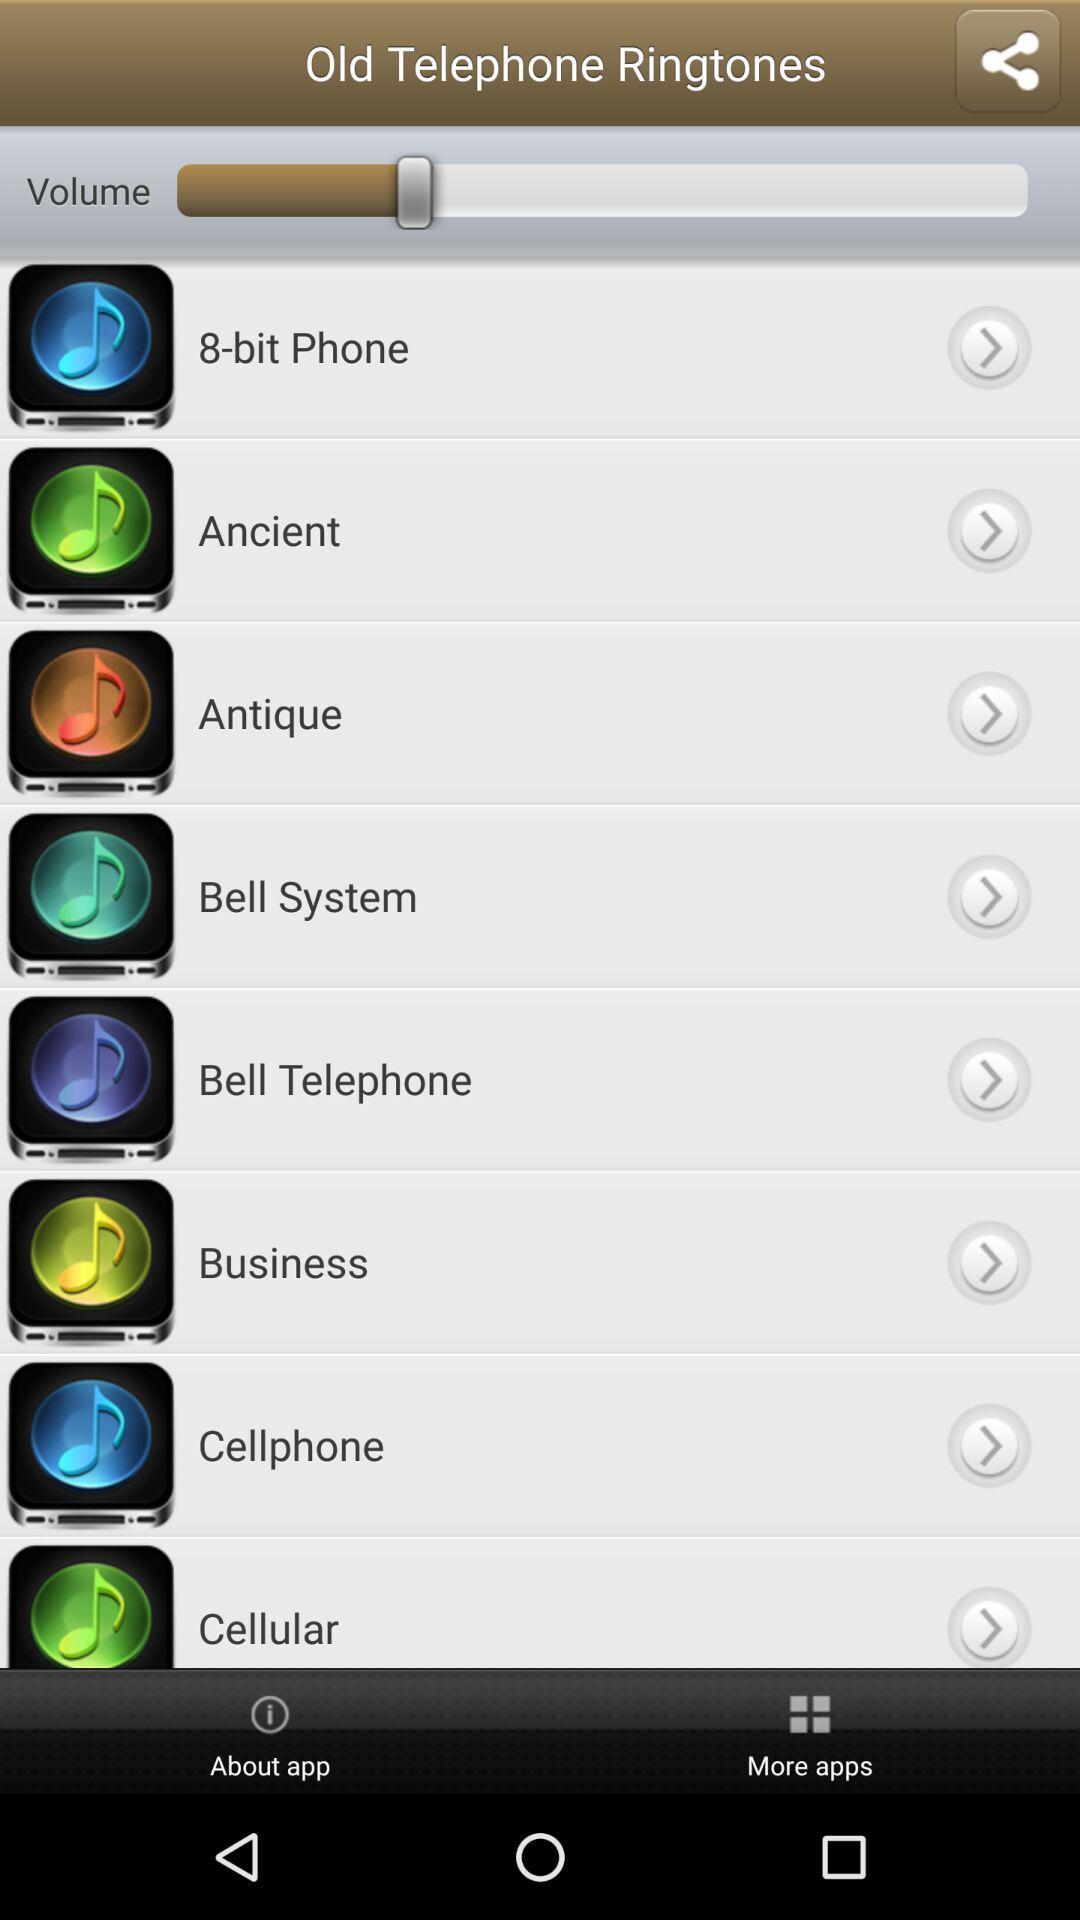 The width and height of the screenshot is (1080, 1920). Describe the element at coordinates (987, 894) in the screenshot. I see `sound button` at that location.